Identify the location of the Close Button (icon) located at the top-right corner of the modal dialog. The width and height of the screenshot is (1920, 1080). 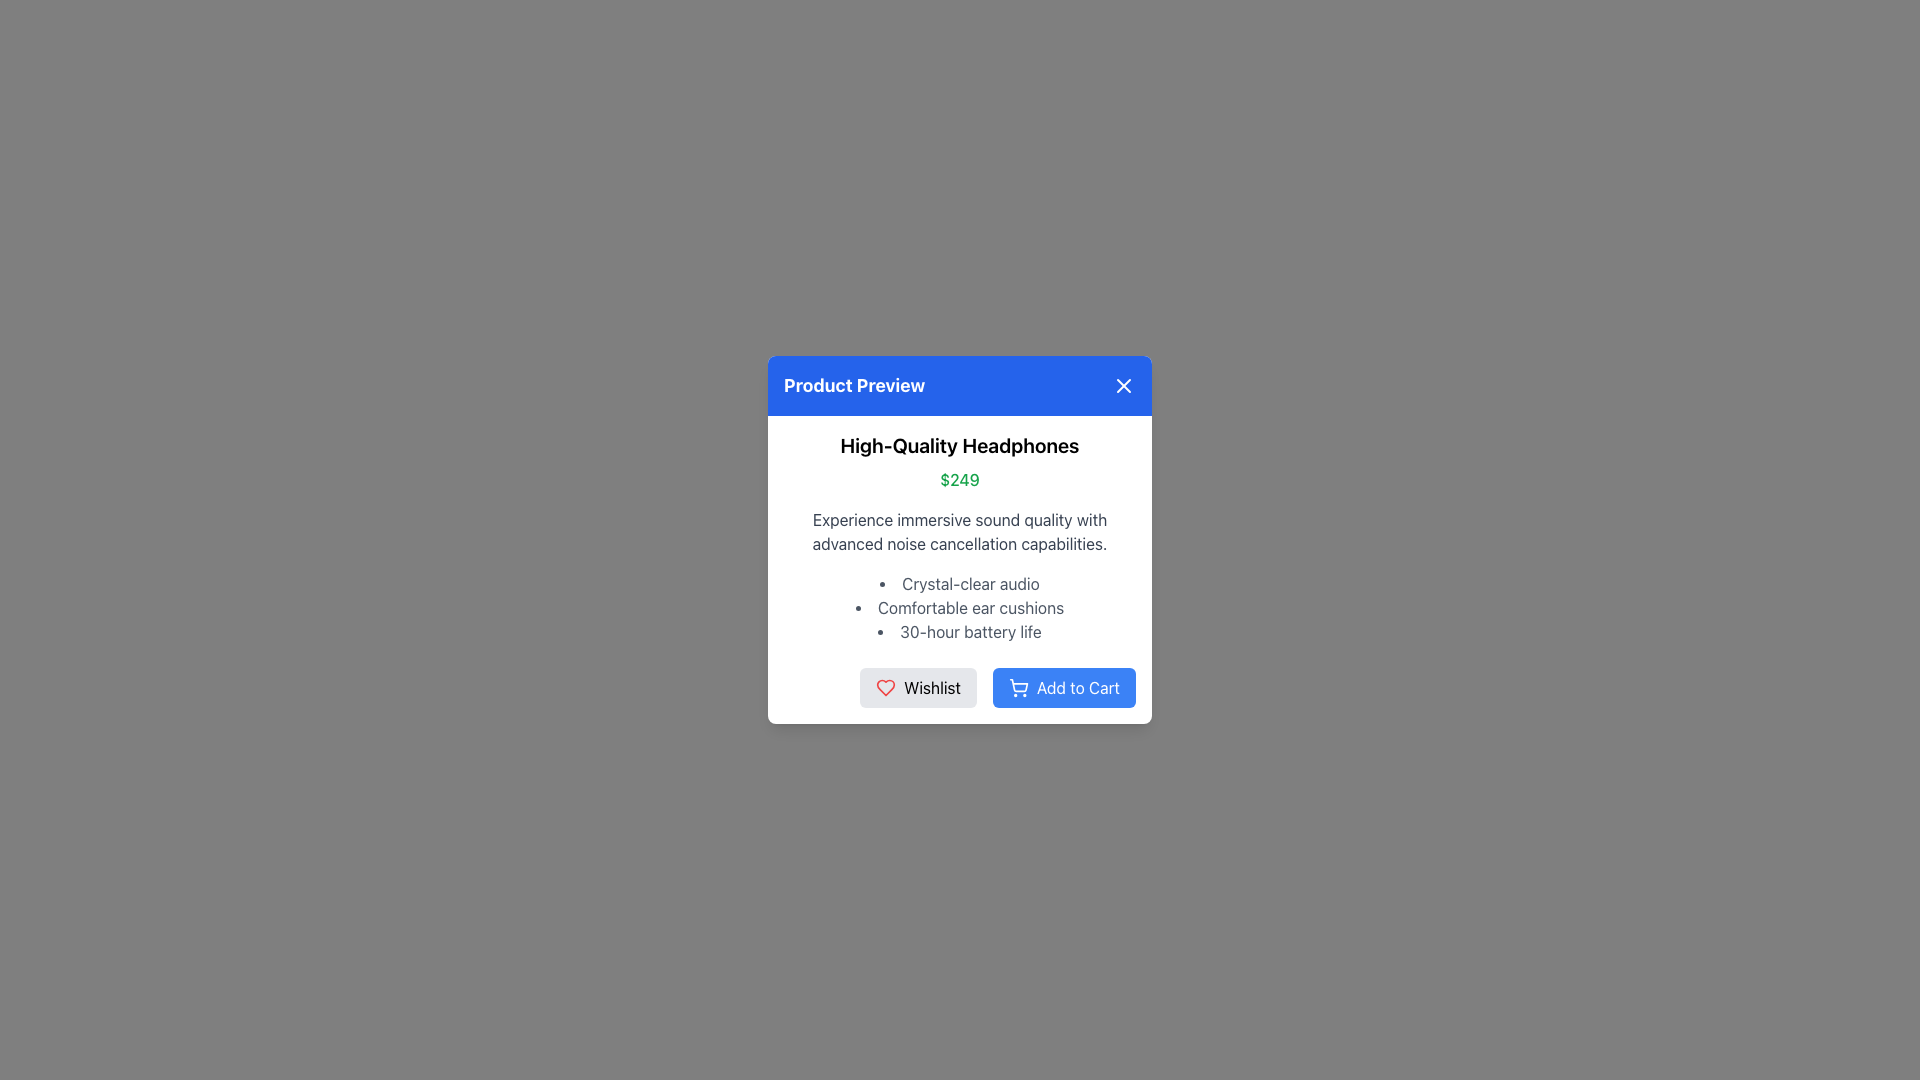
(1123, 385).